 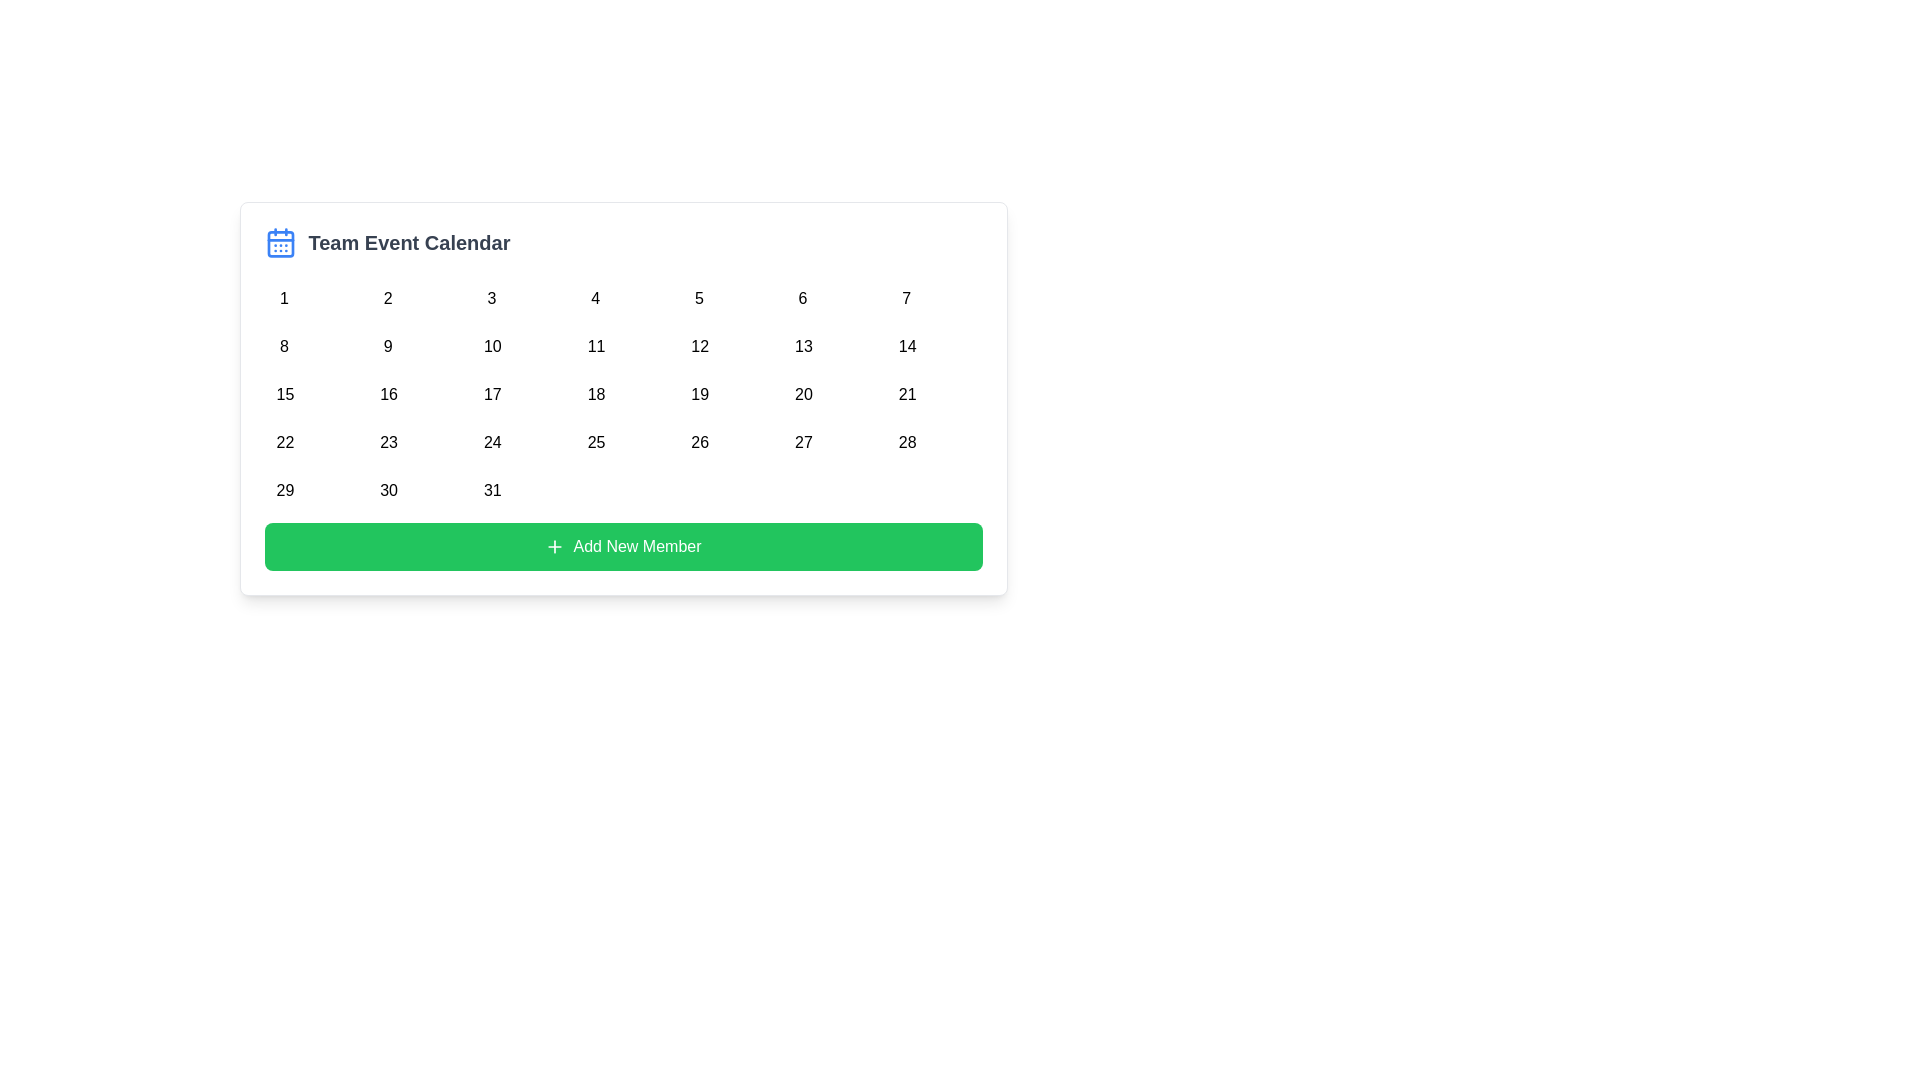 I want to click on the blue calendar icon located at the top-left corner of the 'Team Event Calendar' panel, which is visually distinct with a square outline and two vertical bars at the top, so click(x=279, y=242).